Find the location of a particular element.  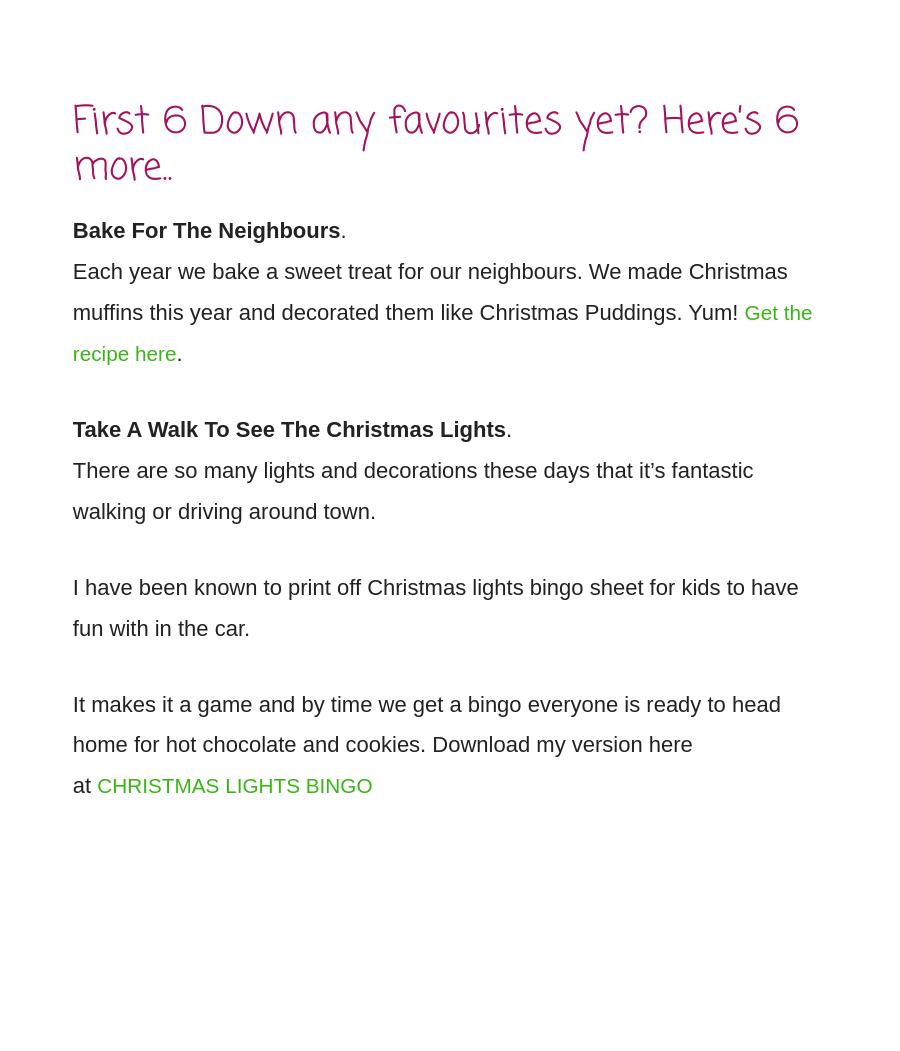

'Take A Walk To See The Christmas Lights' is located at coordinates (287, 416).